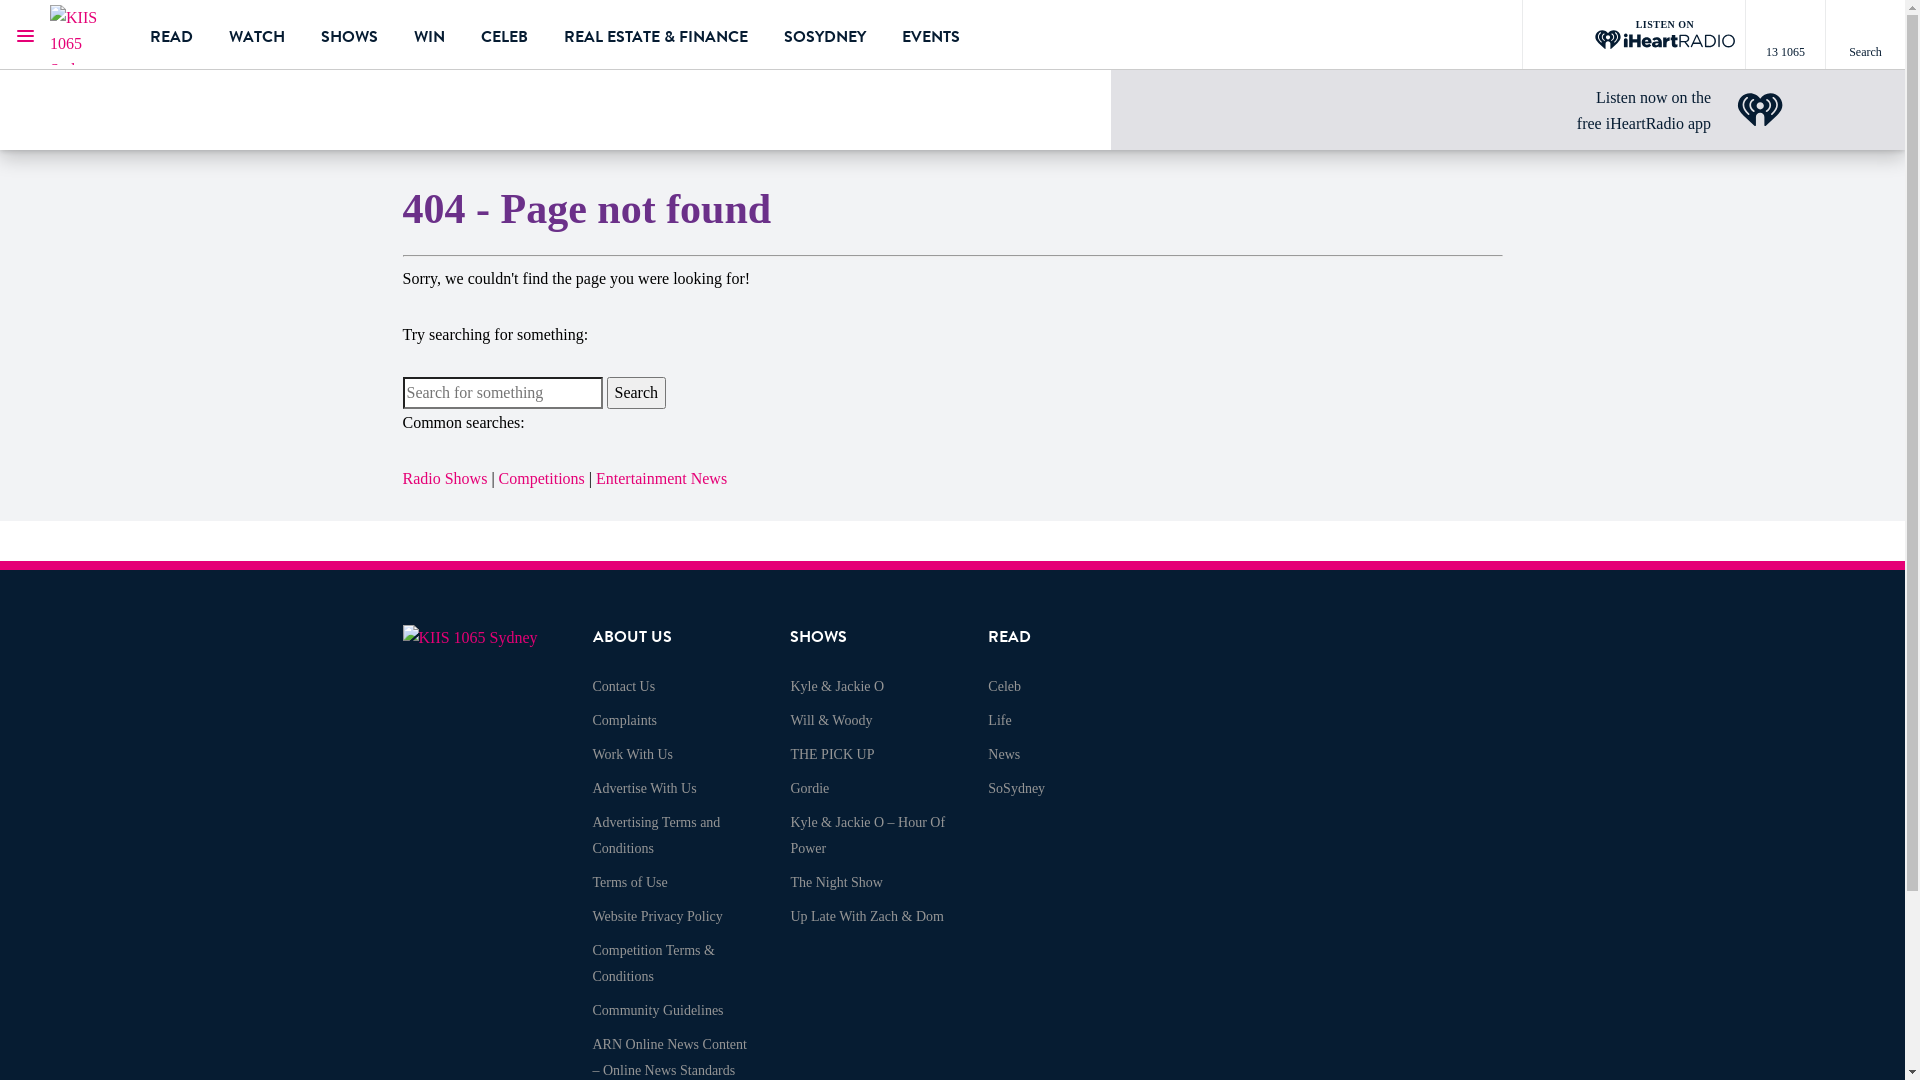 The image size is (1920, 1080). What do you see at coordinates (634, 393) in the screenshot?
I see `'Search'` at bounding box center [634, 393].